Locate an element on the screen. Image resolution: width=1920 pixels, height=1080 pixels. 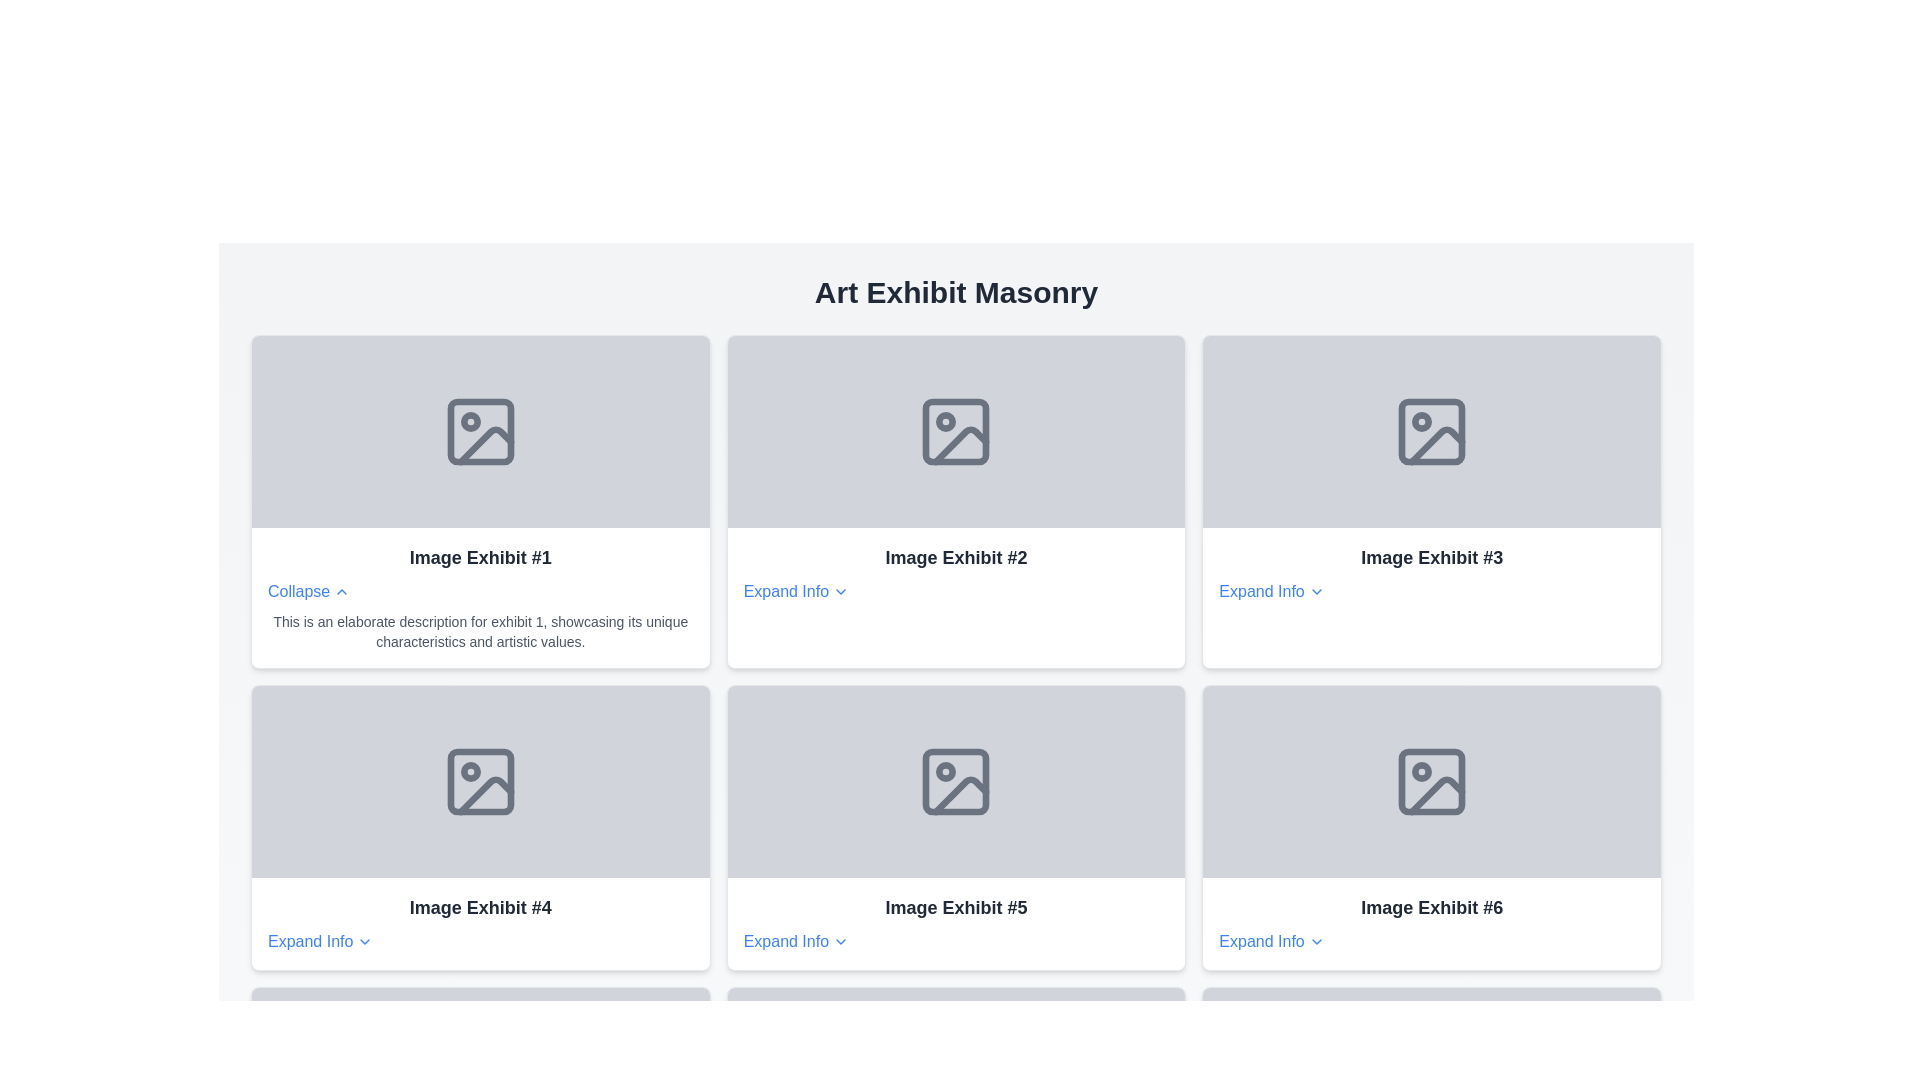
the decorative graphic element located in the lower-right corner of the 'Image Exhibit #5' card in the second row and middle column of the grid is located at coordinates (961, 794).